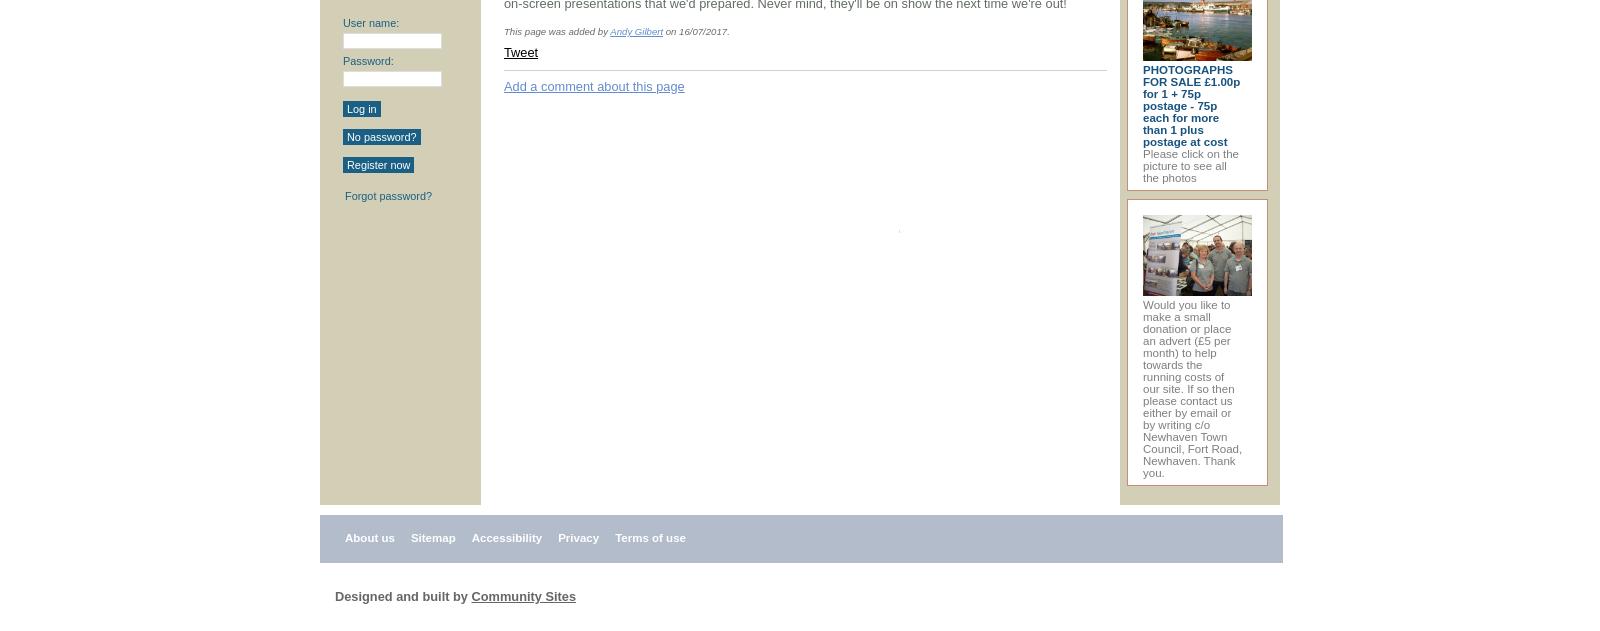 The height and width of the screenshot is (631, 1600). Describe the element at coordinates (519, 52) in the screenshot. I see `'Tweet'` at that location.